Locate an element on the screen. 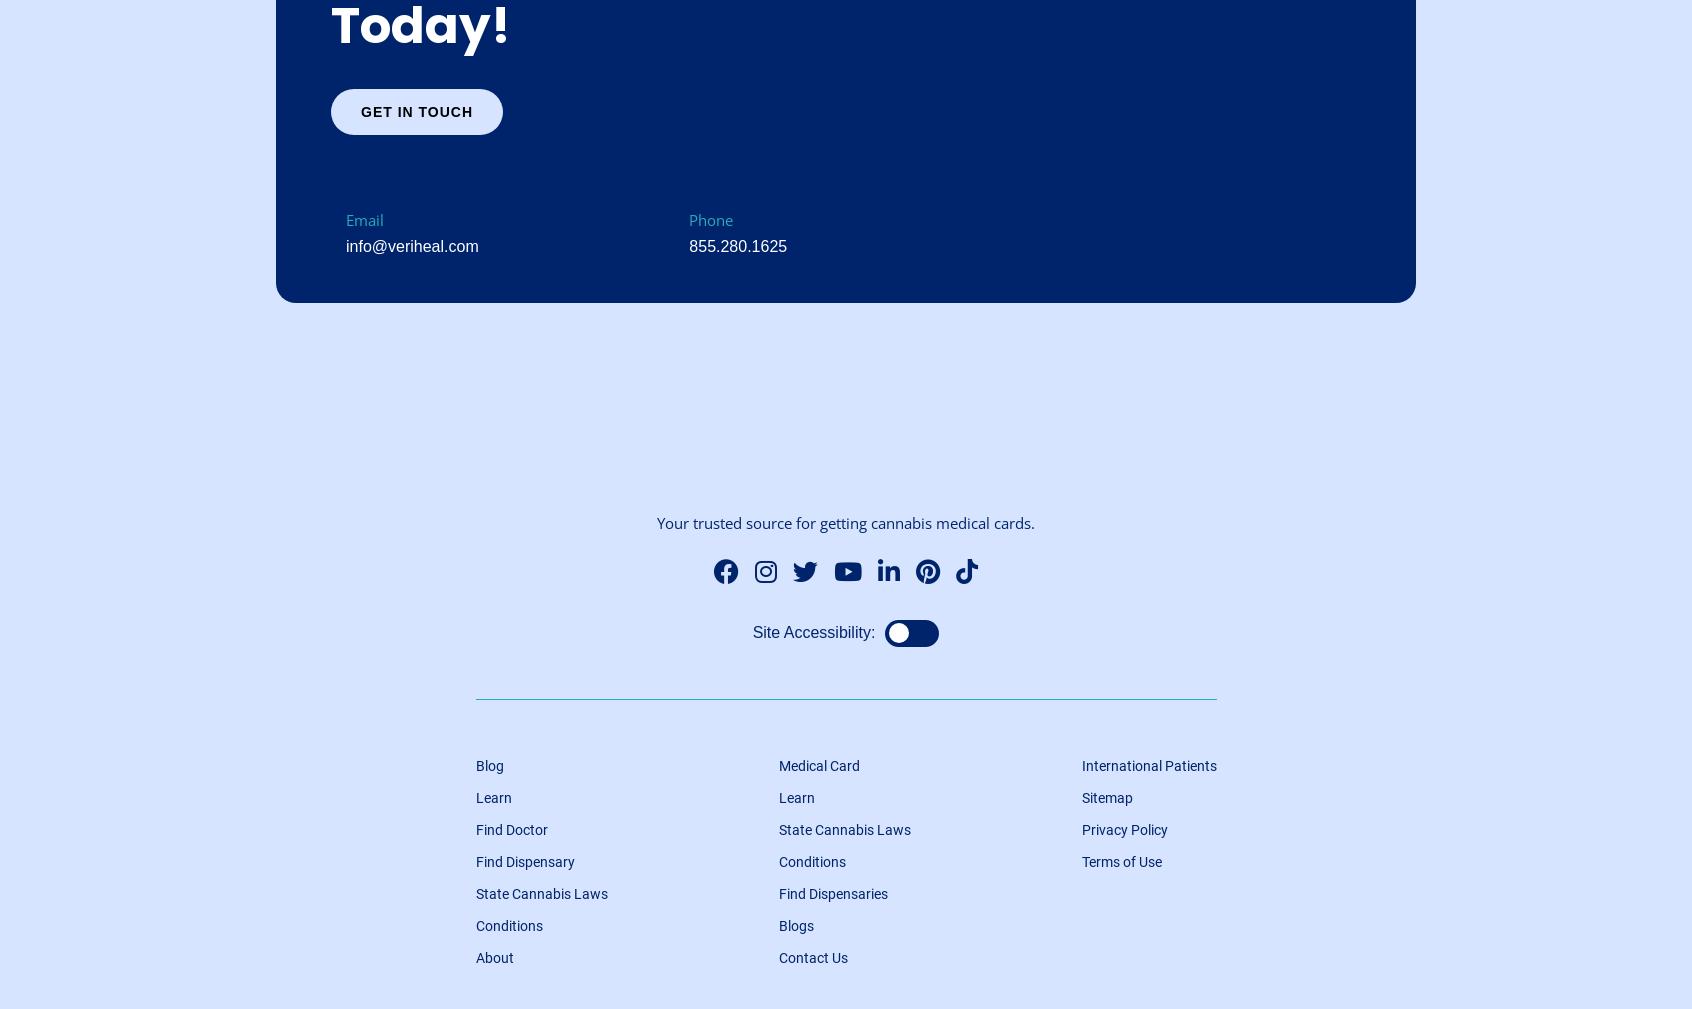  'Your trusted source for getting cannabis medical cards.' is located at coordinates (846, 522).